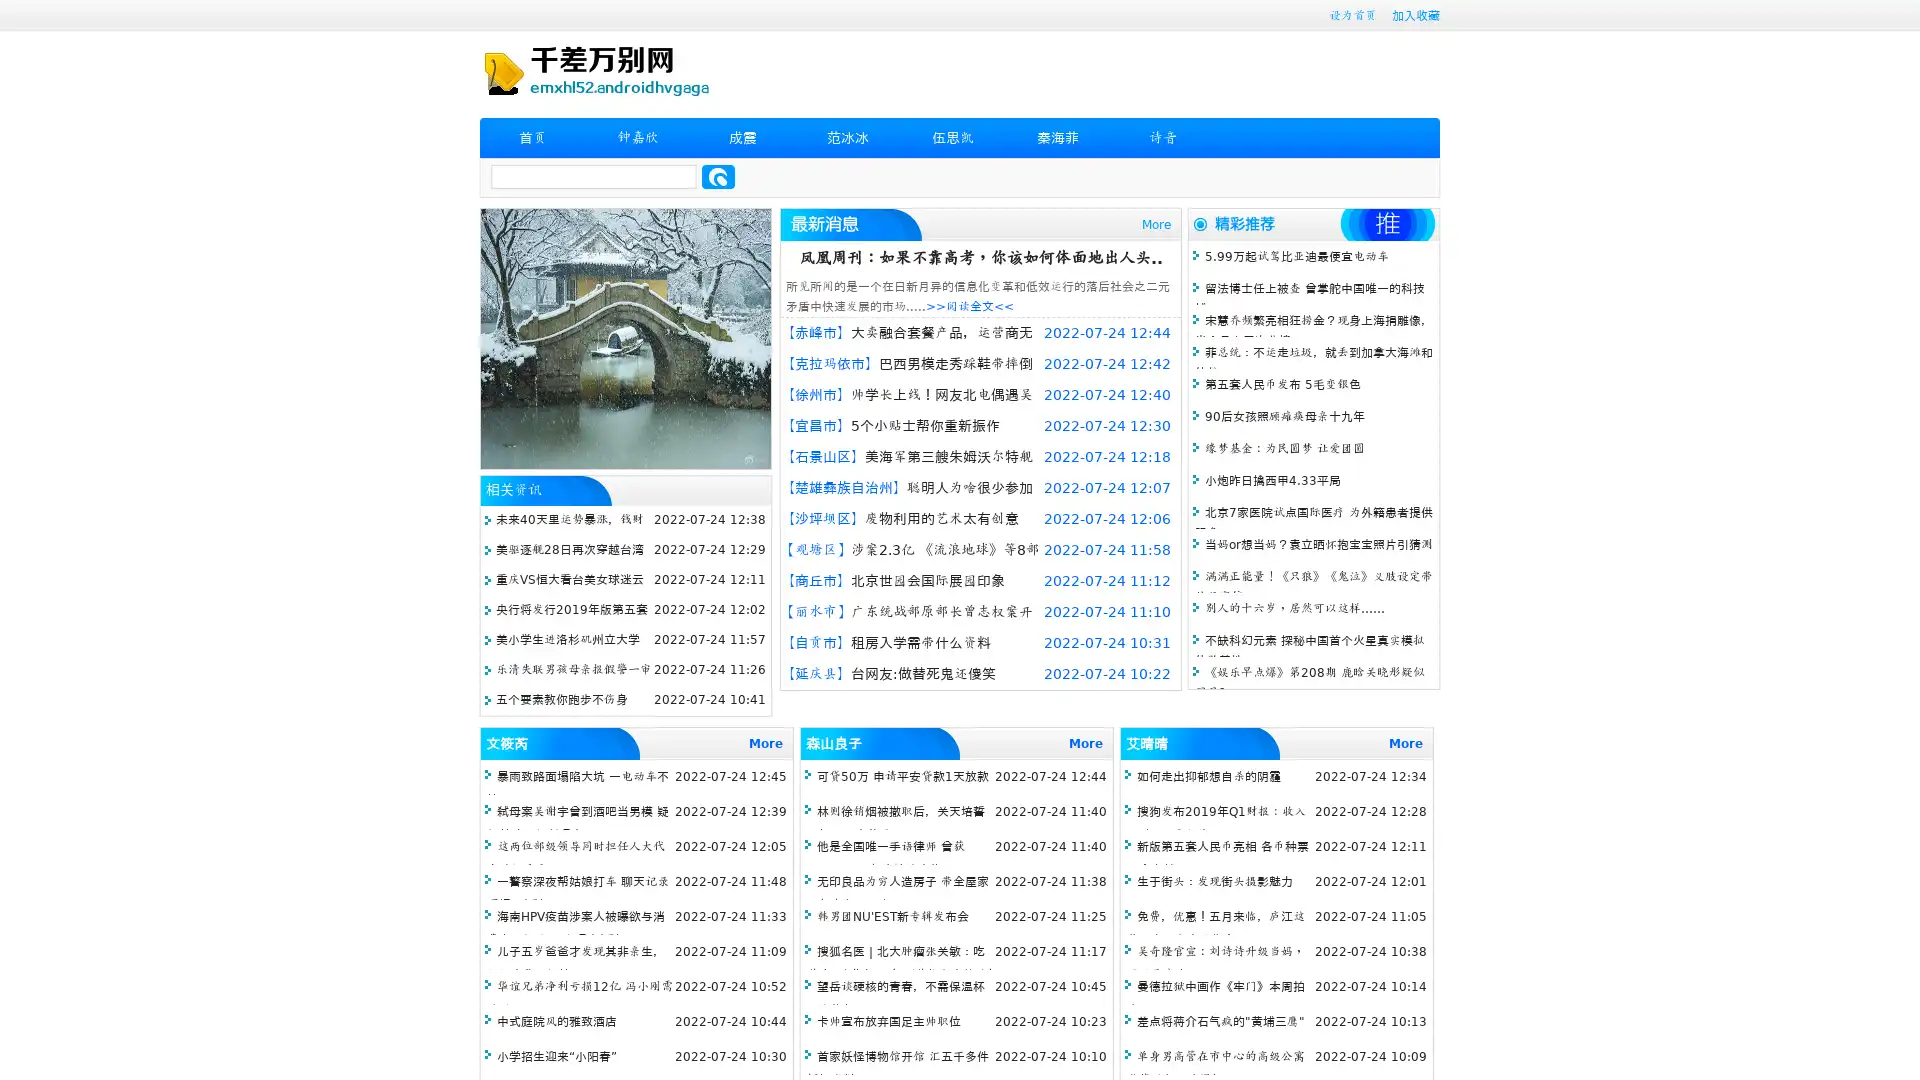 This screenshot has width=1920, height=1080. What do you see at coordinates (718, 176) in the screenshot?
I see `Search` at bounding box center [718, 176].